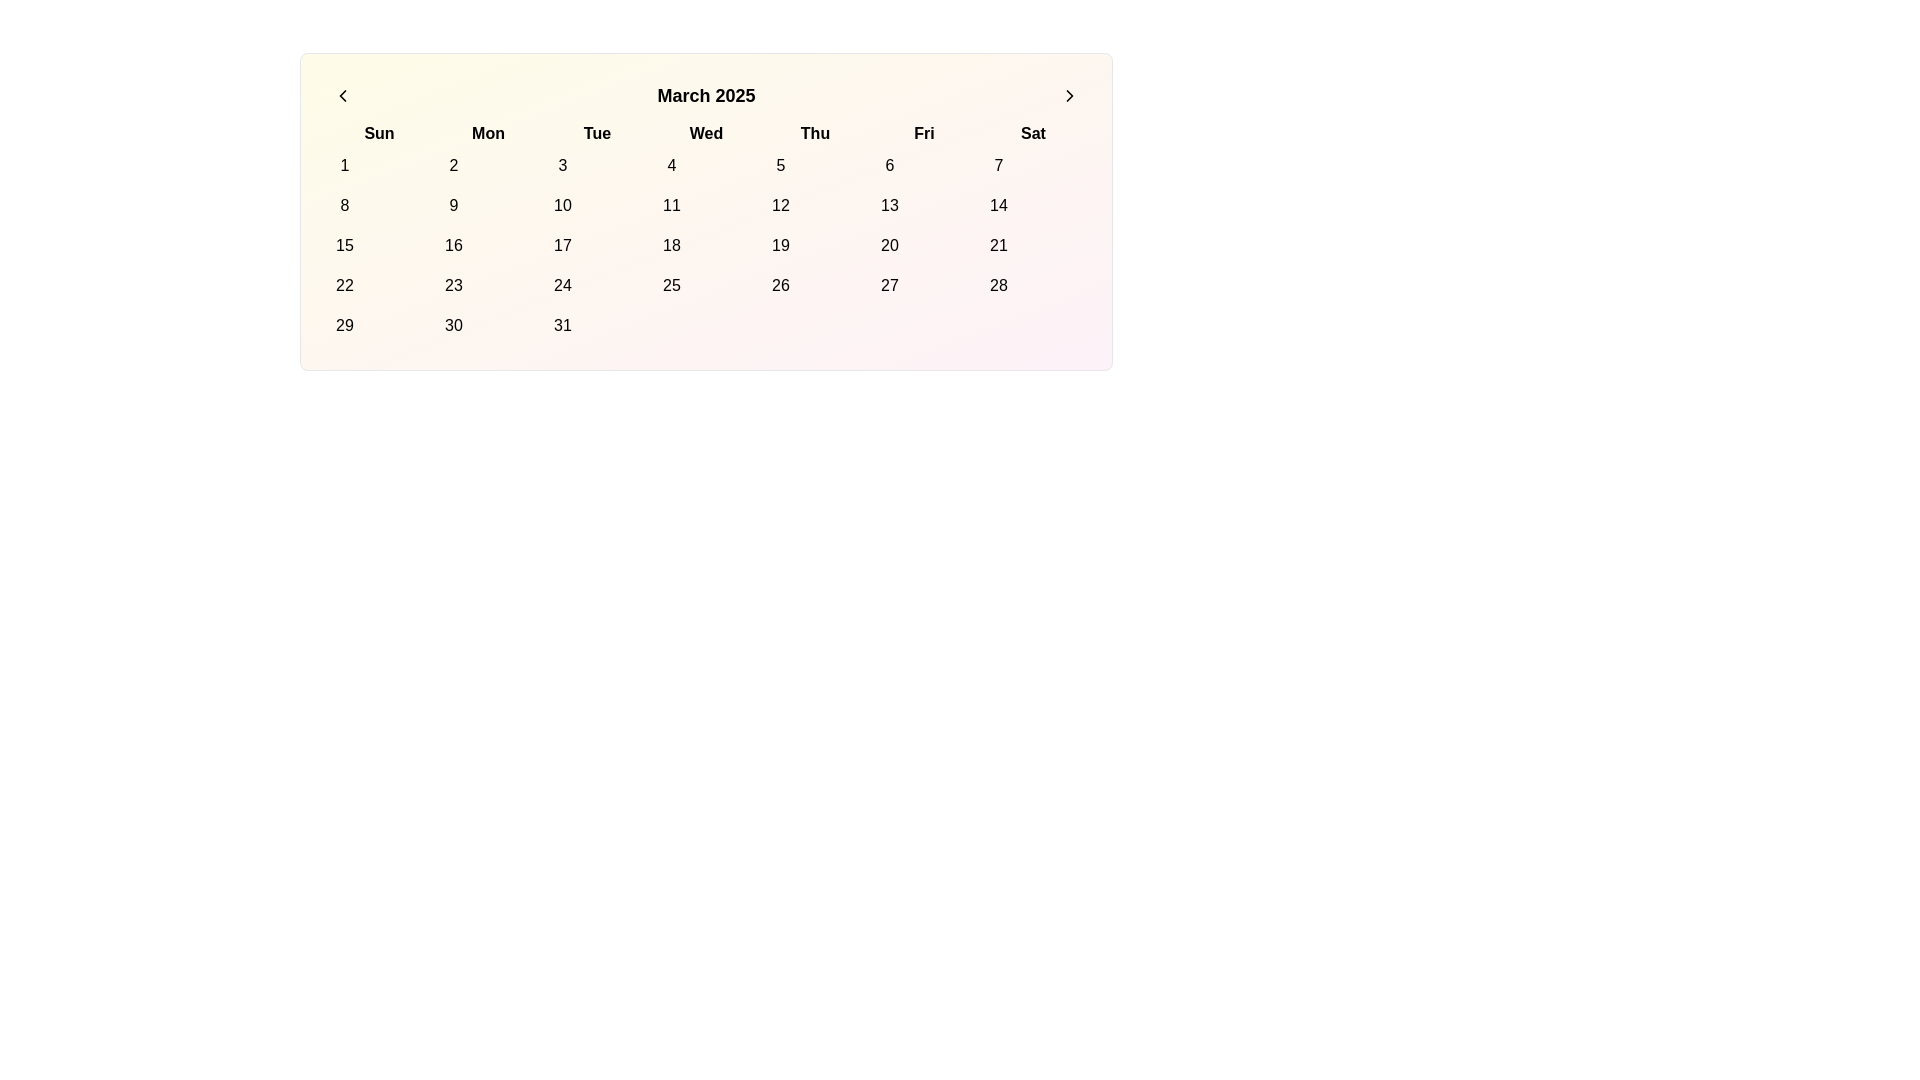  I want to click on the button for the 30th day of the calendar, so click(453, 325).